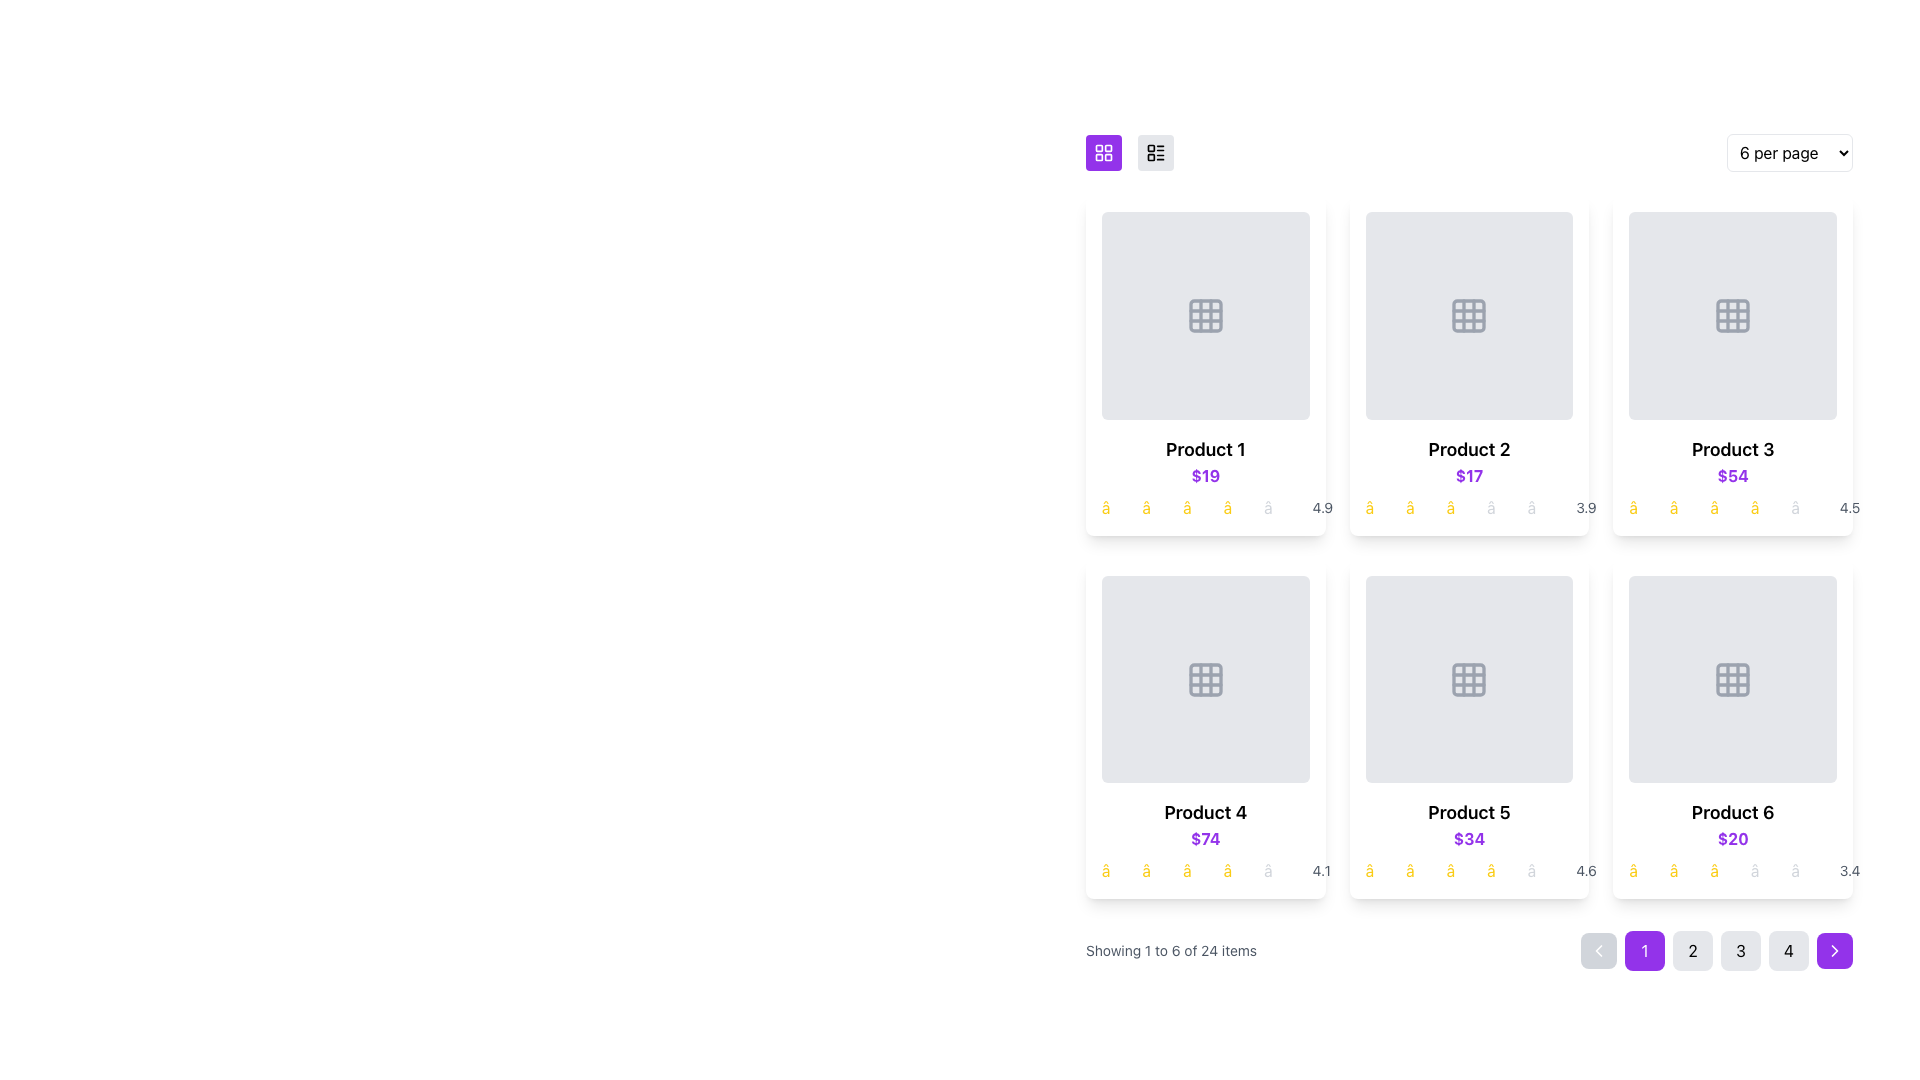 This screenshot has width=1920, height=1080. Describe the element at coordinates (1507, 506) in the screenshot. I see `the fourth star icon in the star rating system for 'Product 2'` at that location.